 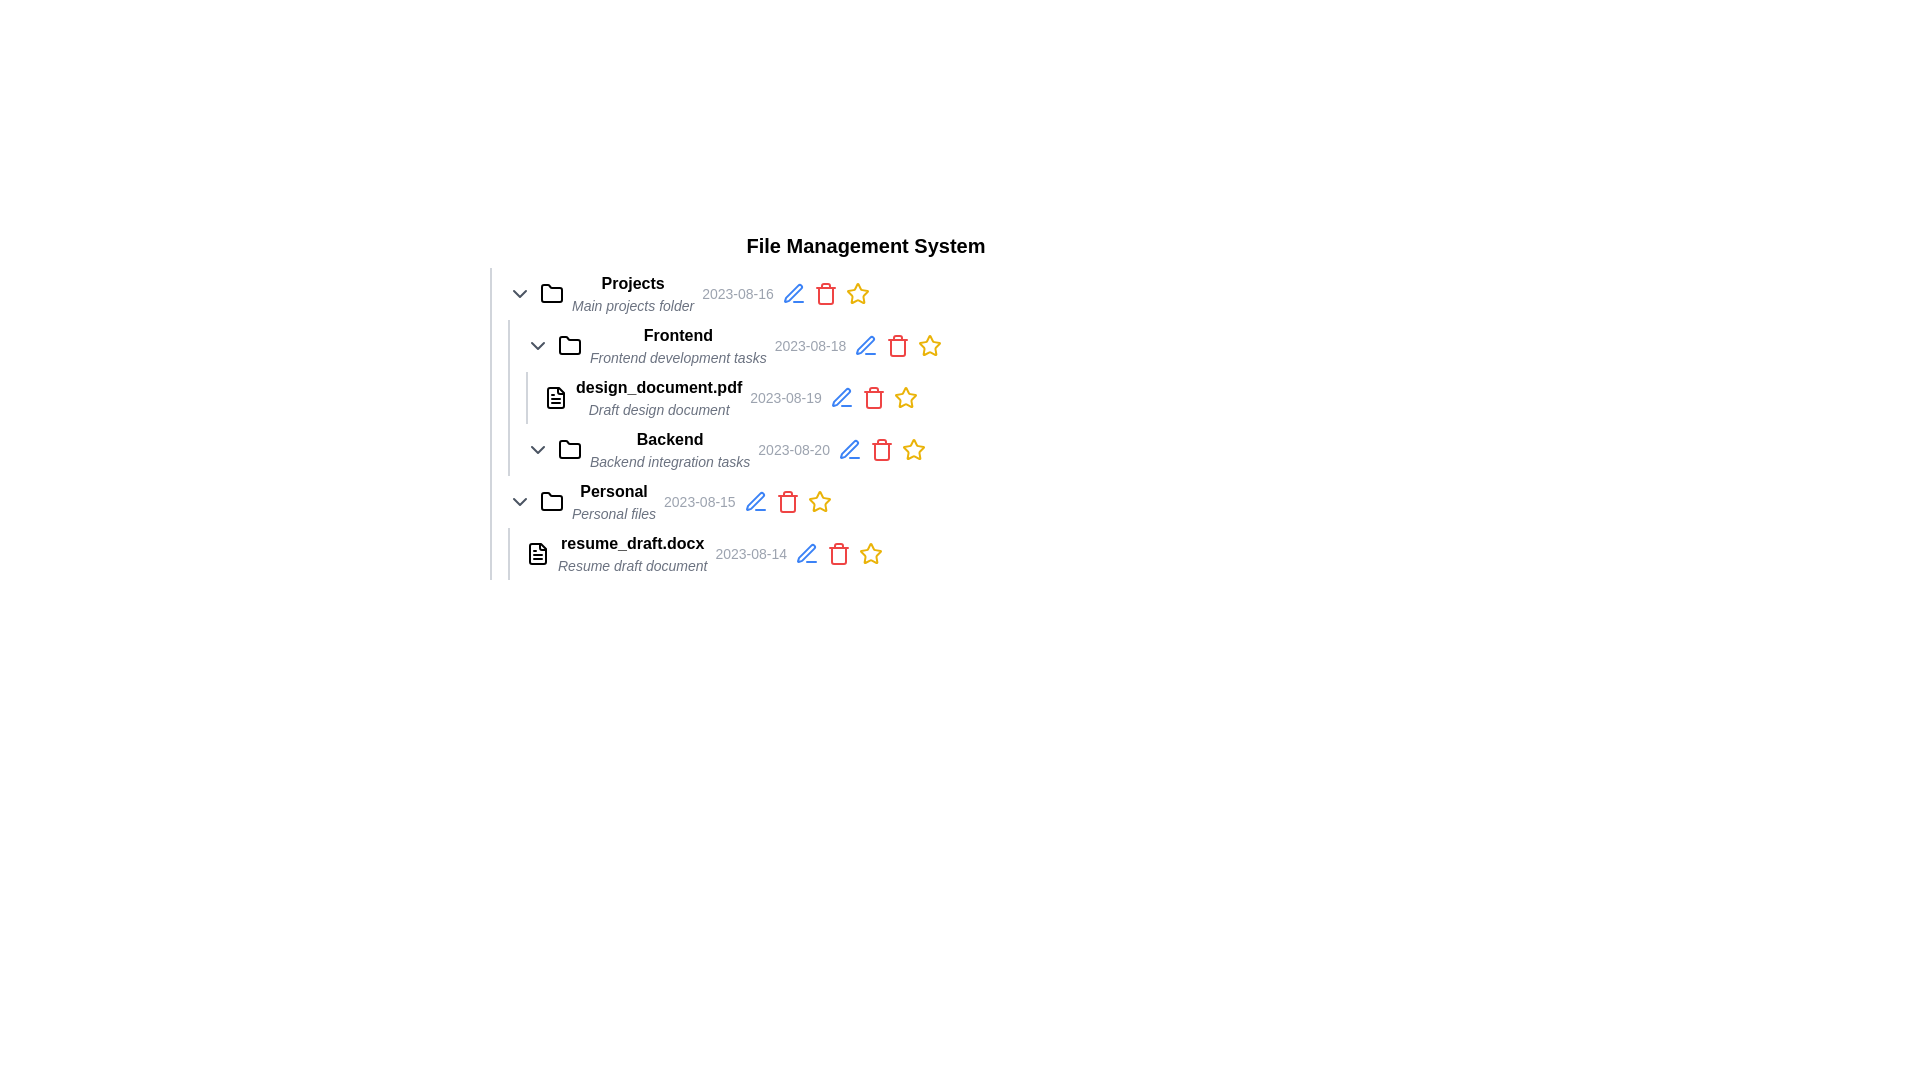 I want to click on the fourth icon button on the right side of the 'Frontend' section in the 'File Management System' interface, so click(x=865, y=345).